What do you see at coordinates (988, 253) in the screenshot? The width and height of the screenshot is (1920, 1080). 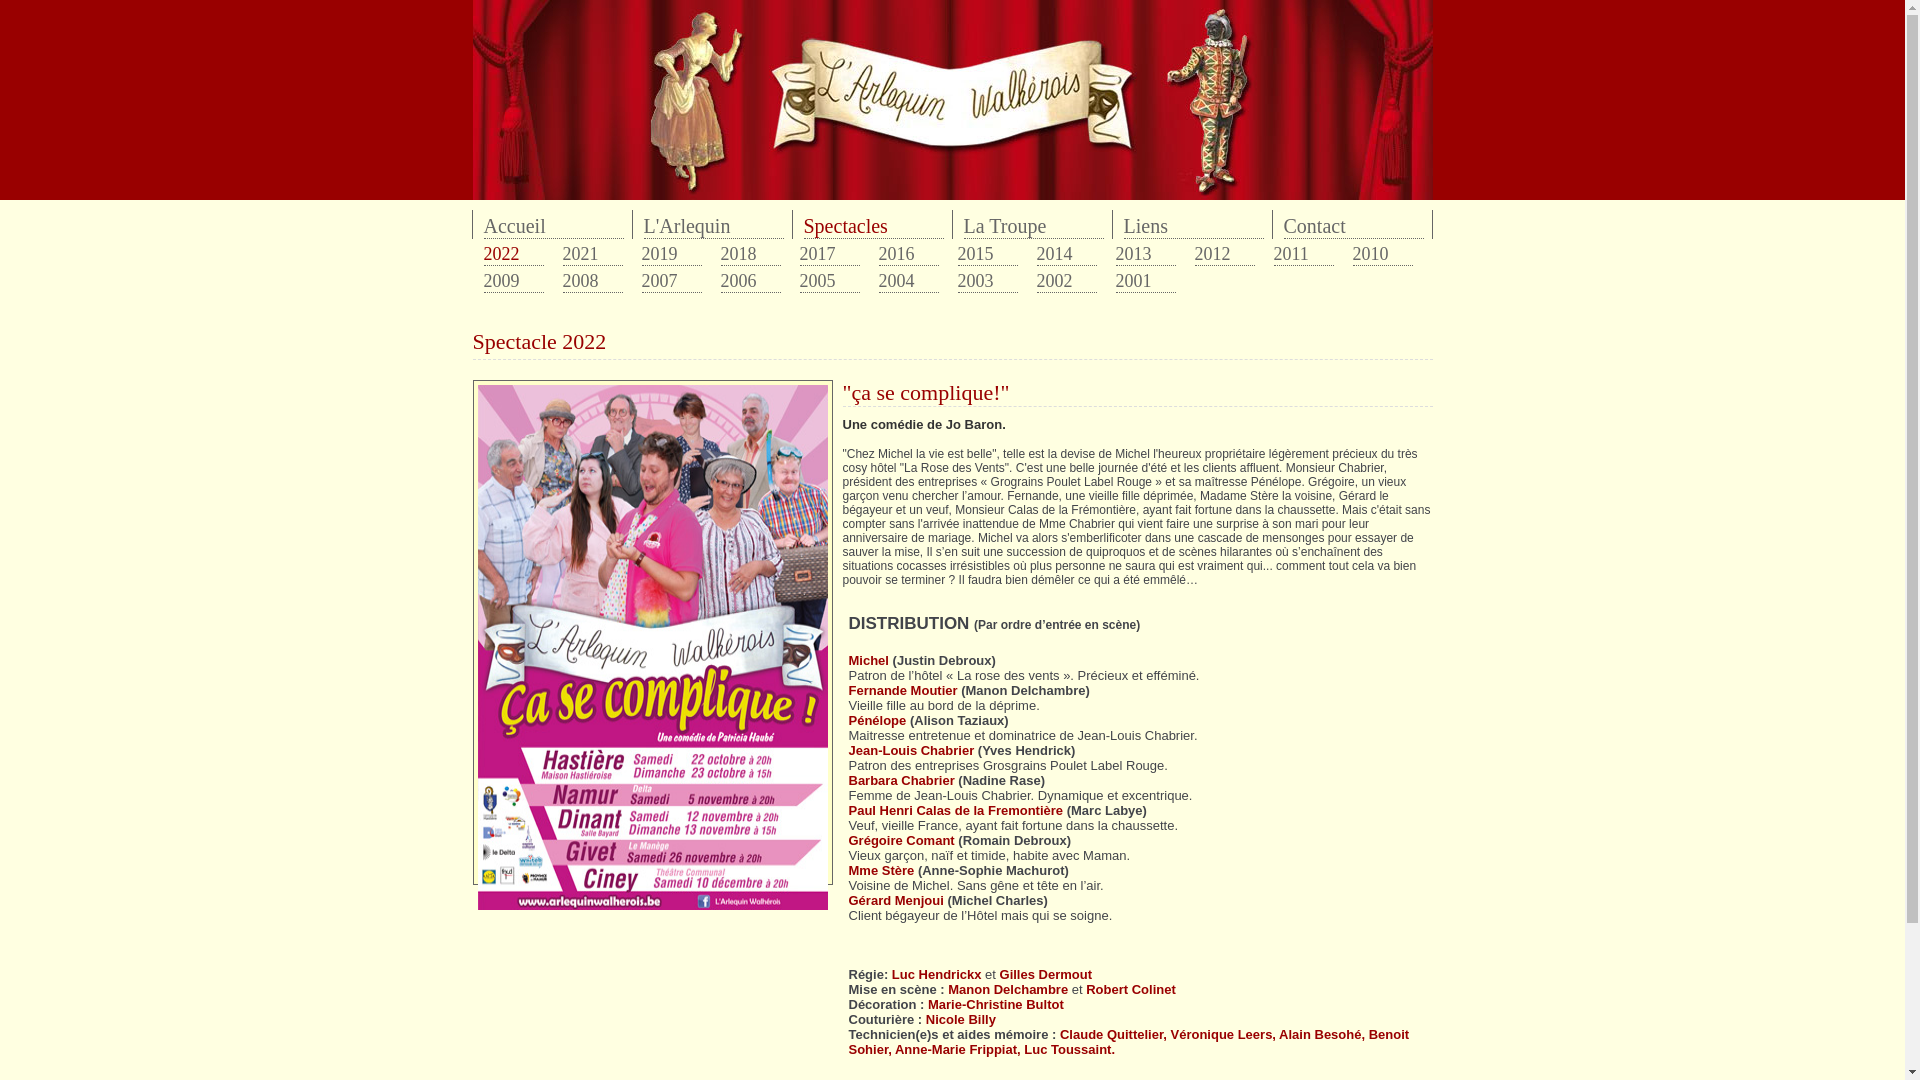 I see `'2015'` at bounding box center [988, 253].